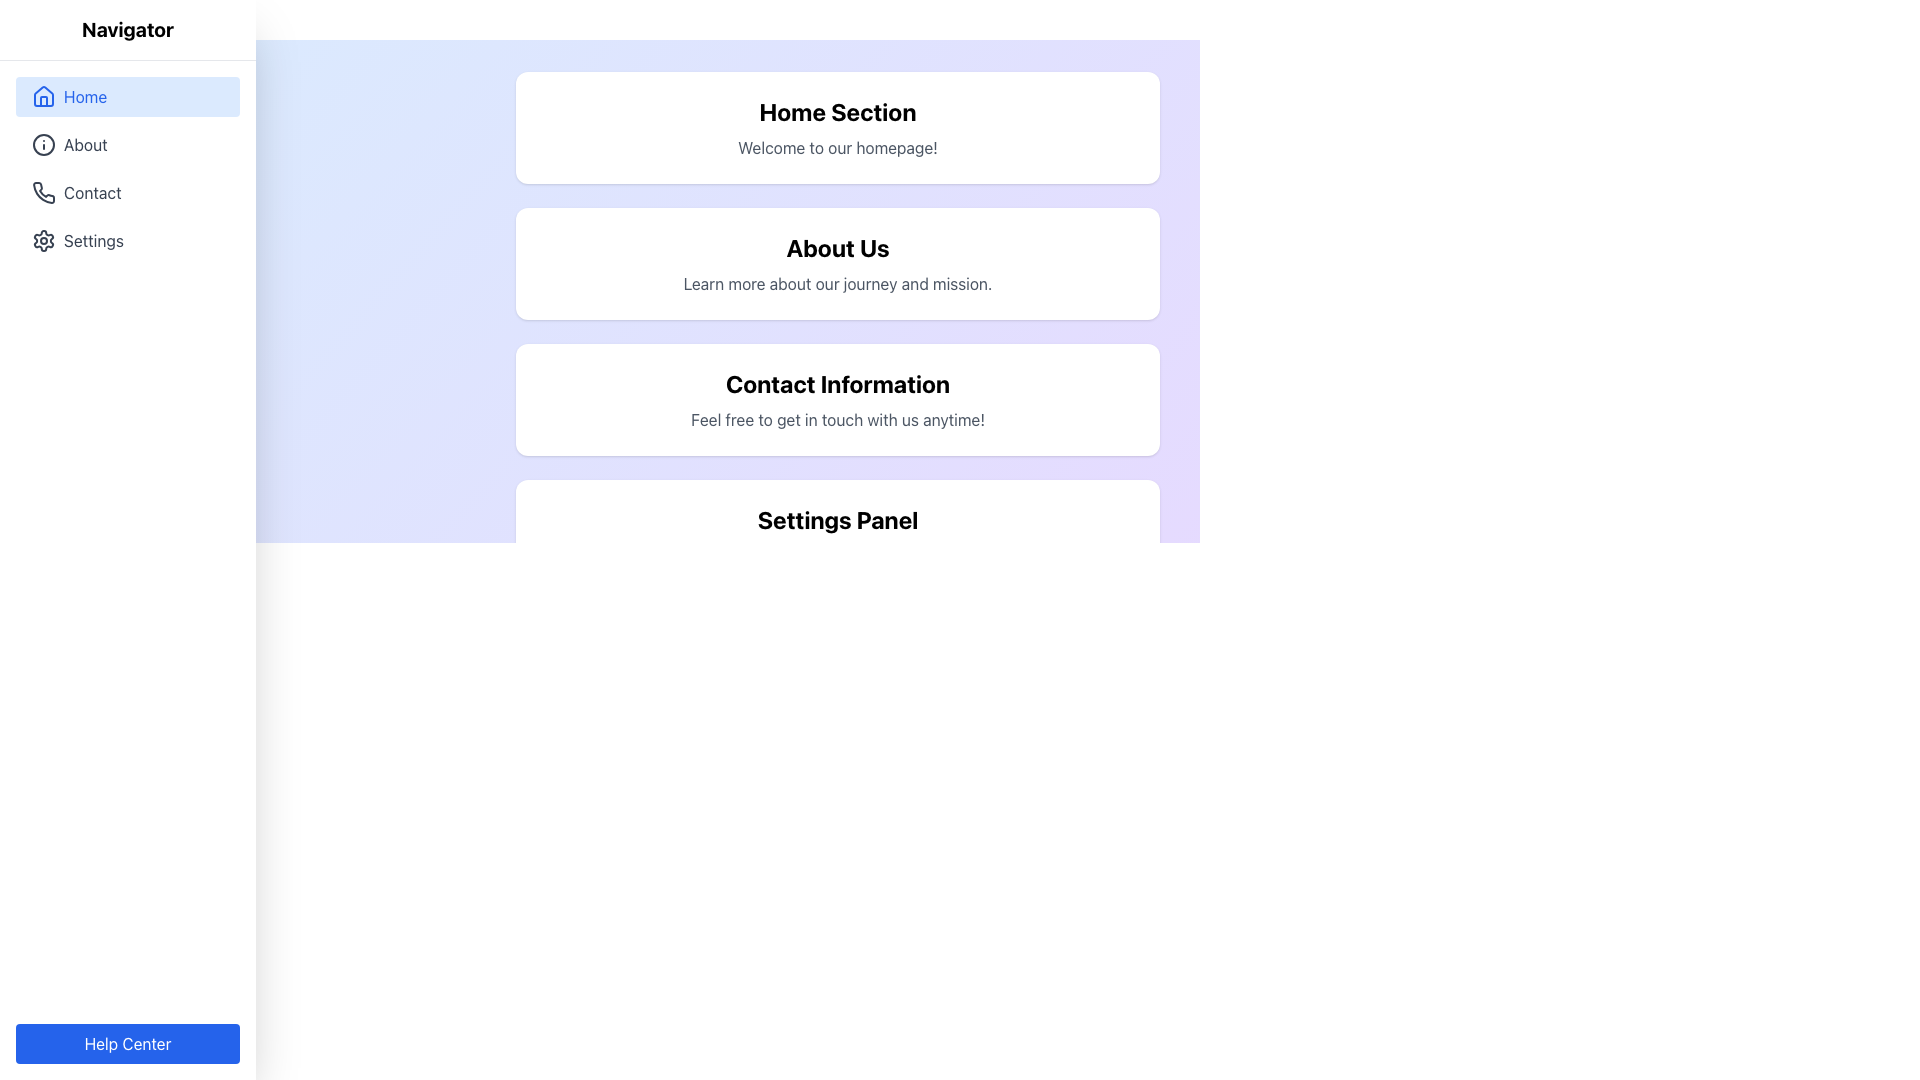 This screenshot has width=1920, height=1080. Describe the element at coordinates (127, 1043) in the screenshot. I see `the button located at the bottom of the sidebar navigation panel` at that location.